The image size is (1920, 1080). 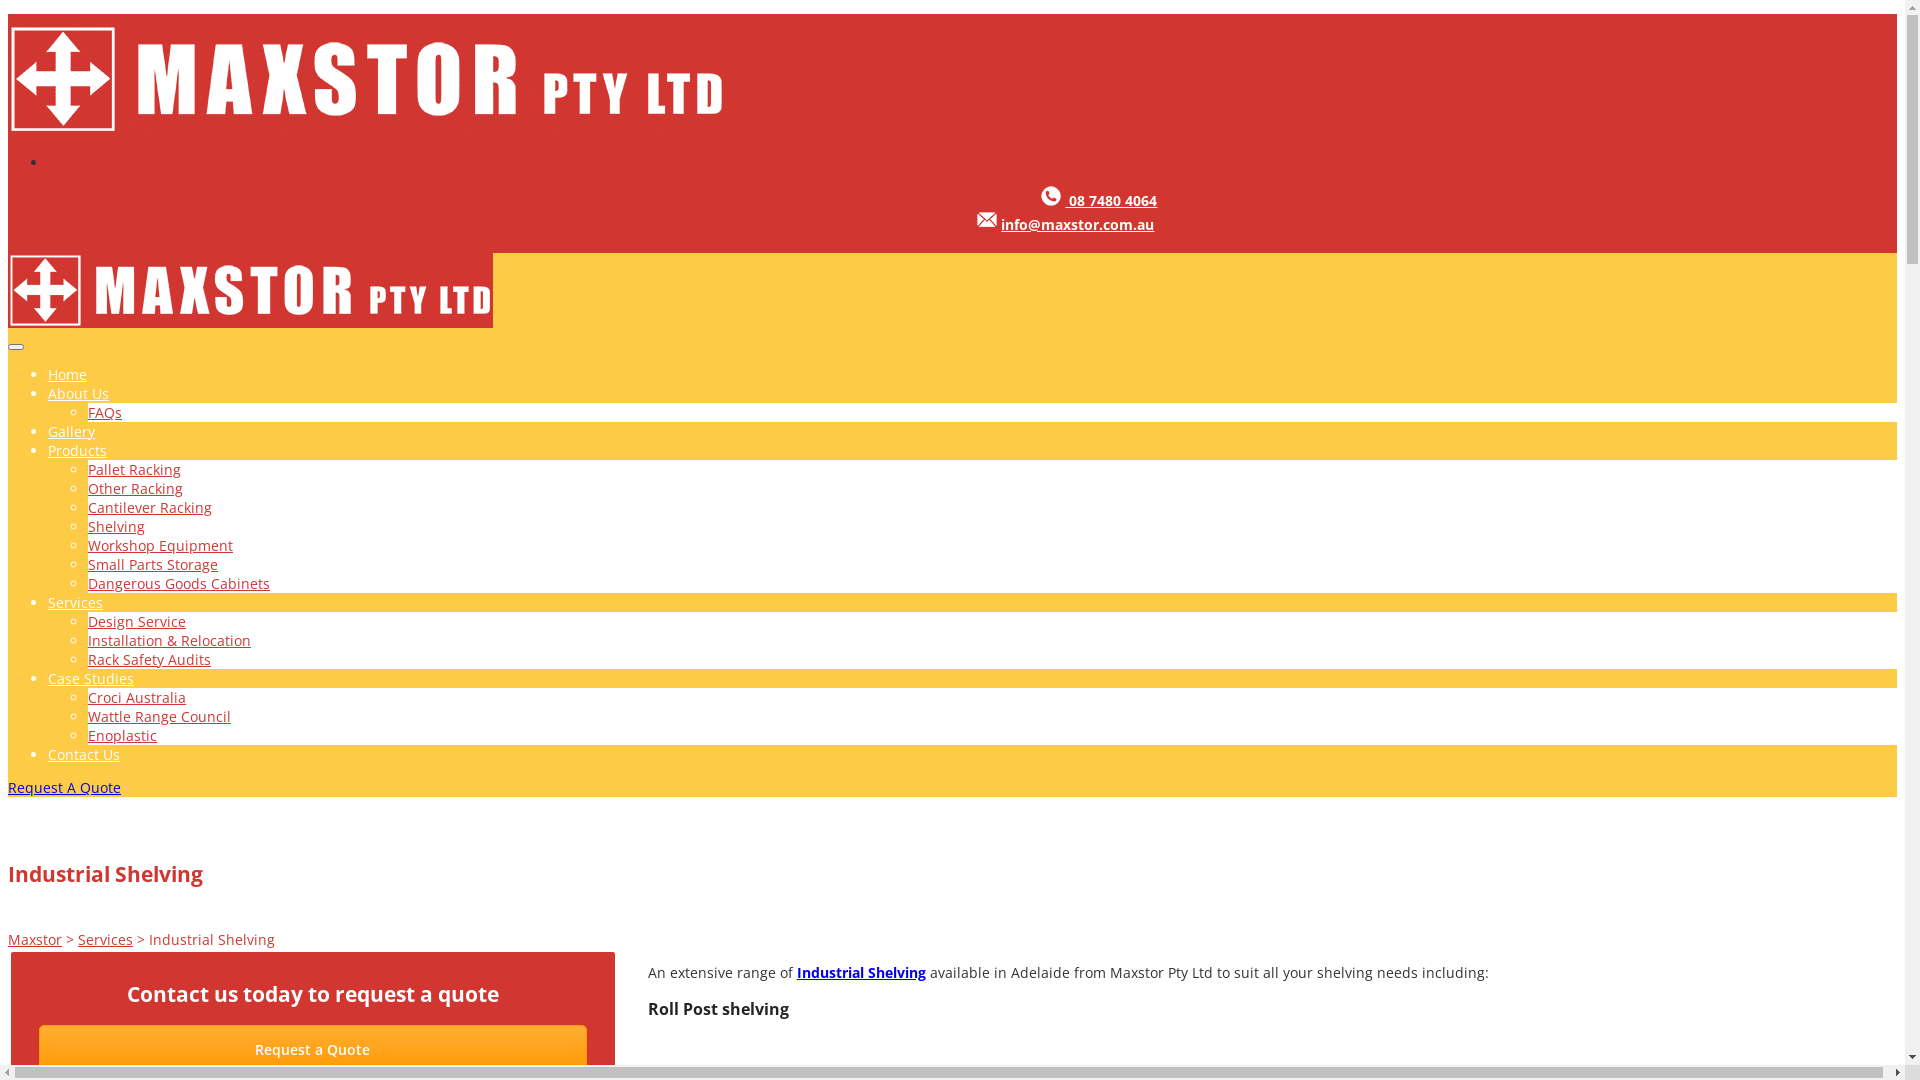 What do you see at coordinates (311, 1048) in the screenshot?
I see `'Request a Quote'` at bounding box center [311, 1048].